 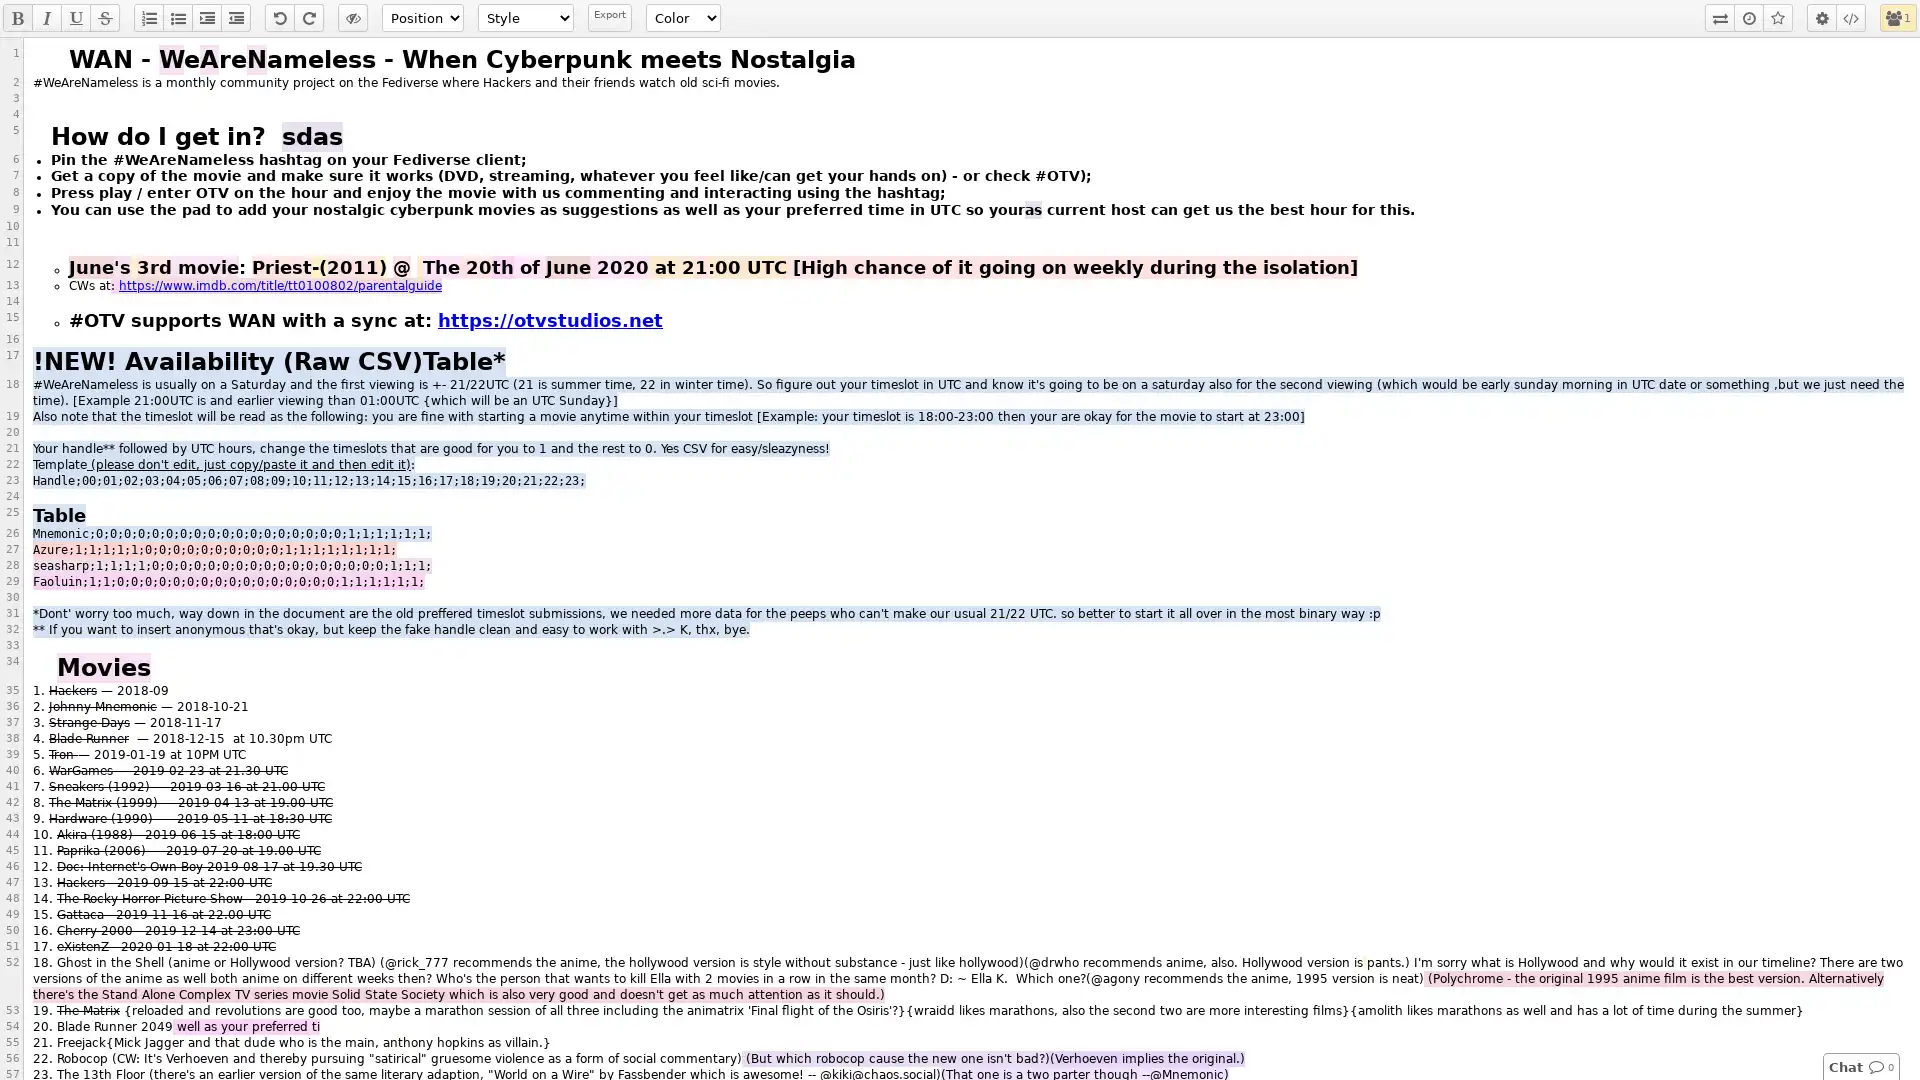 I want to click on Show the users on this pad, so click(x=1893, y=18).